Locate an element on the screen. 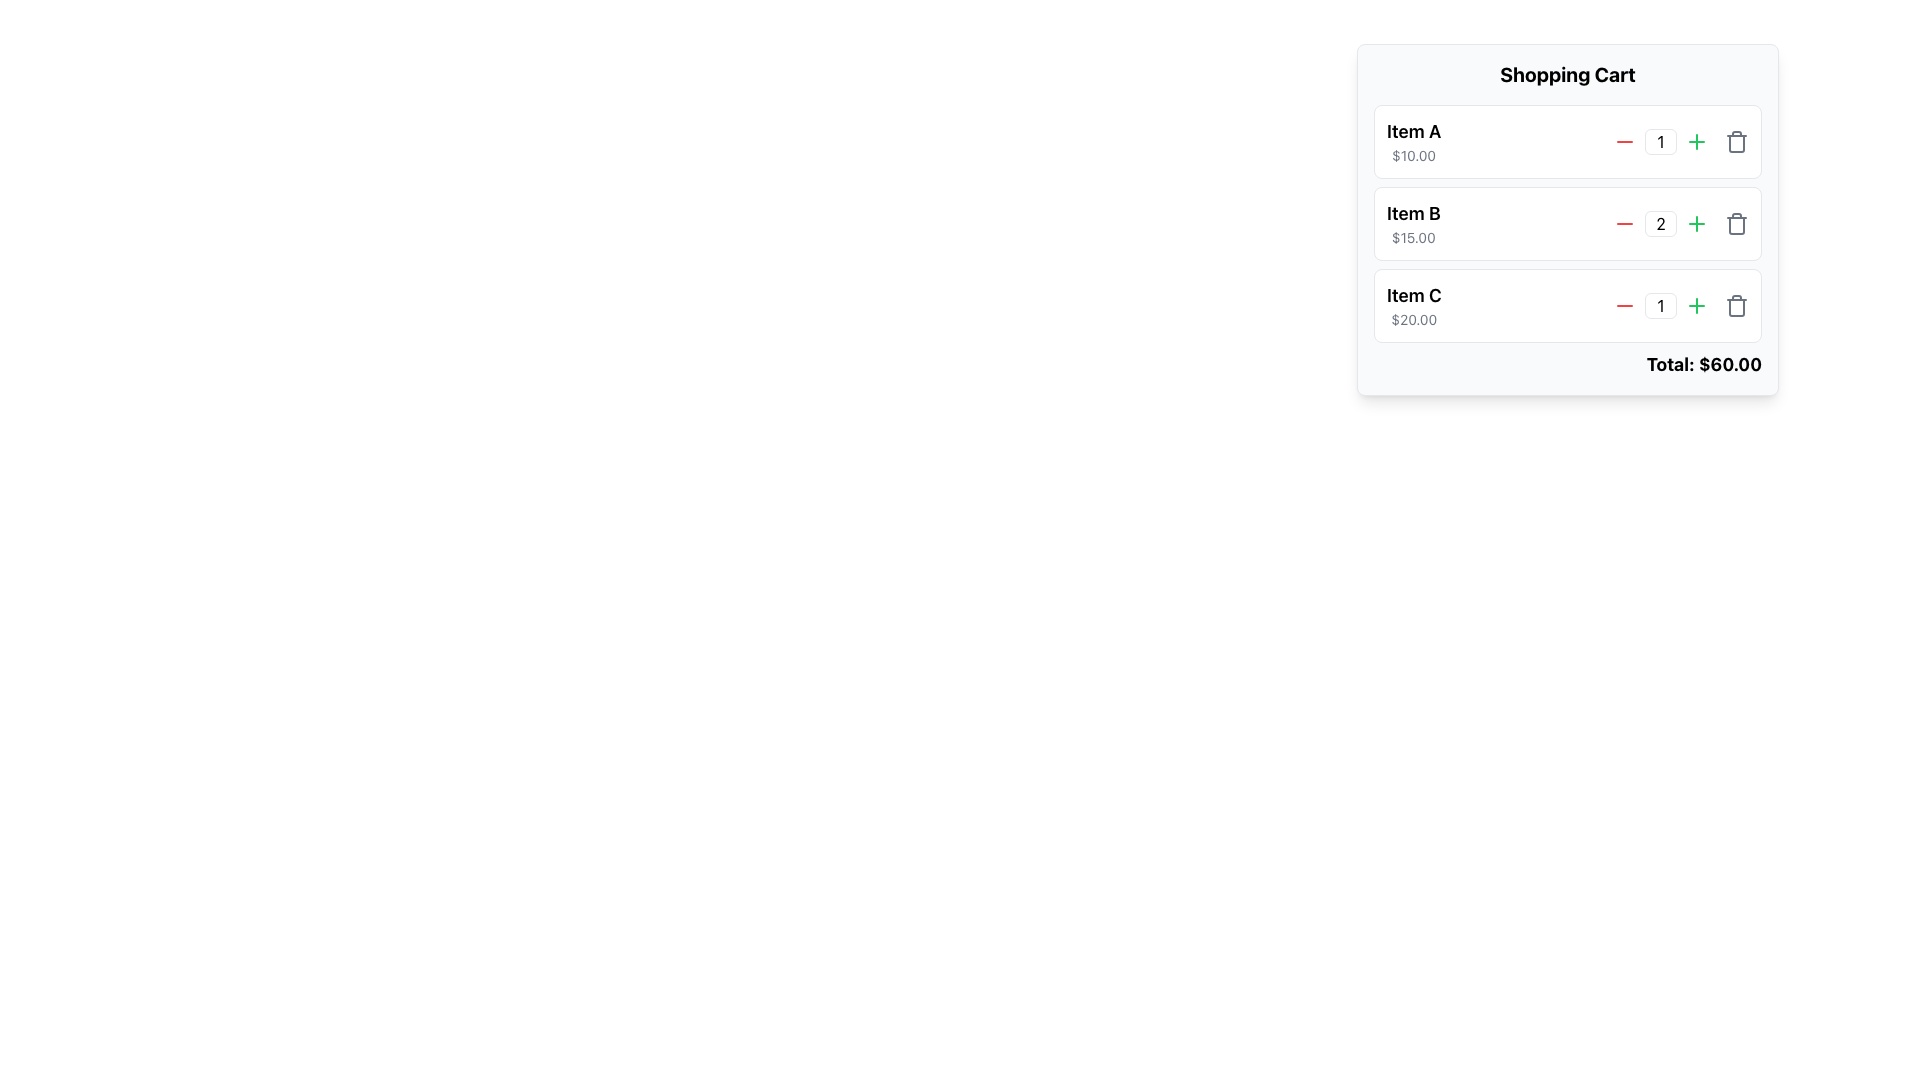 Image resolution: width=1920 pixels, height=1080 pixels. the increment button located to the right of the quantity display input field for the second item in the shopping cart list is located at coordinates (1696, 223).